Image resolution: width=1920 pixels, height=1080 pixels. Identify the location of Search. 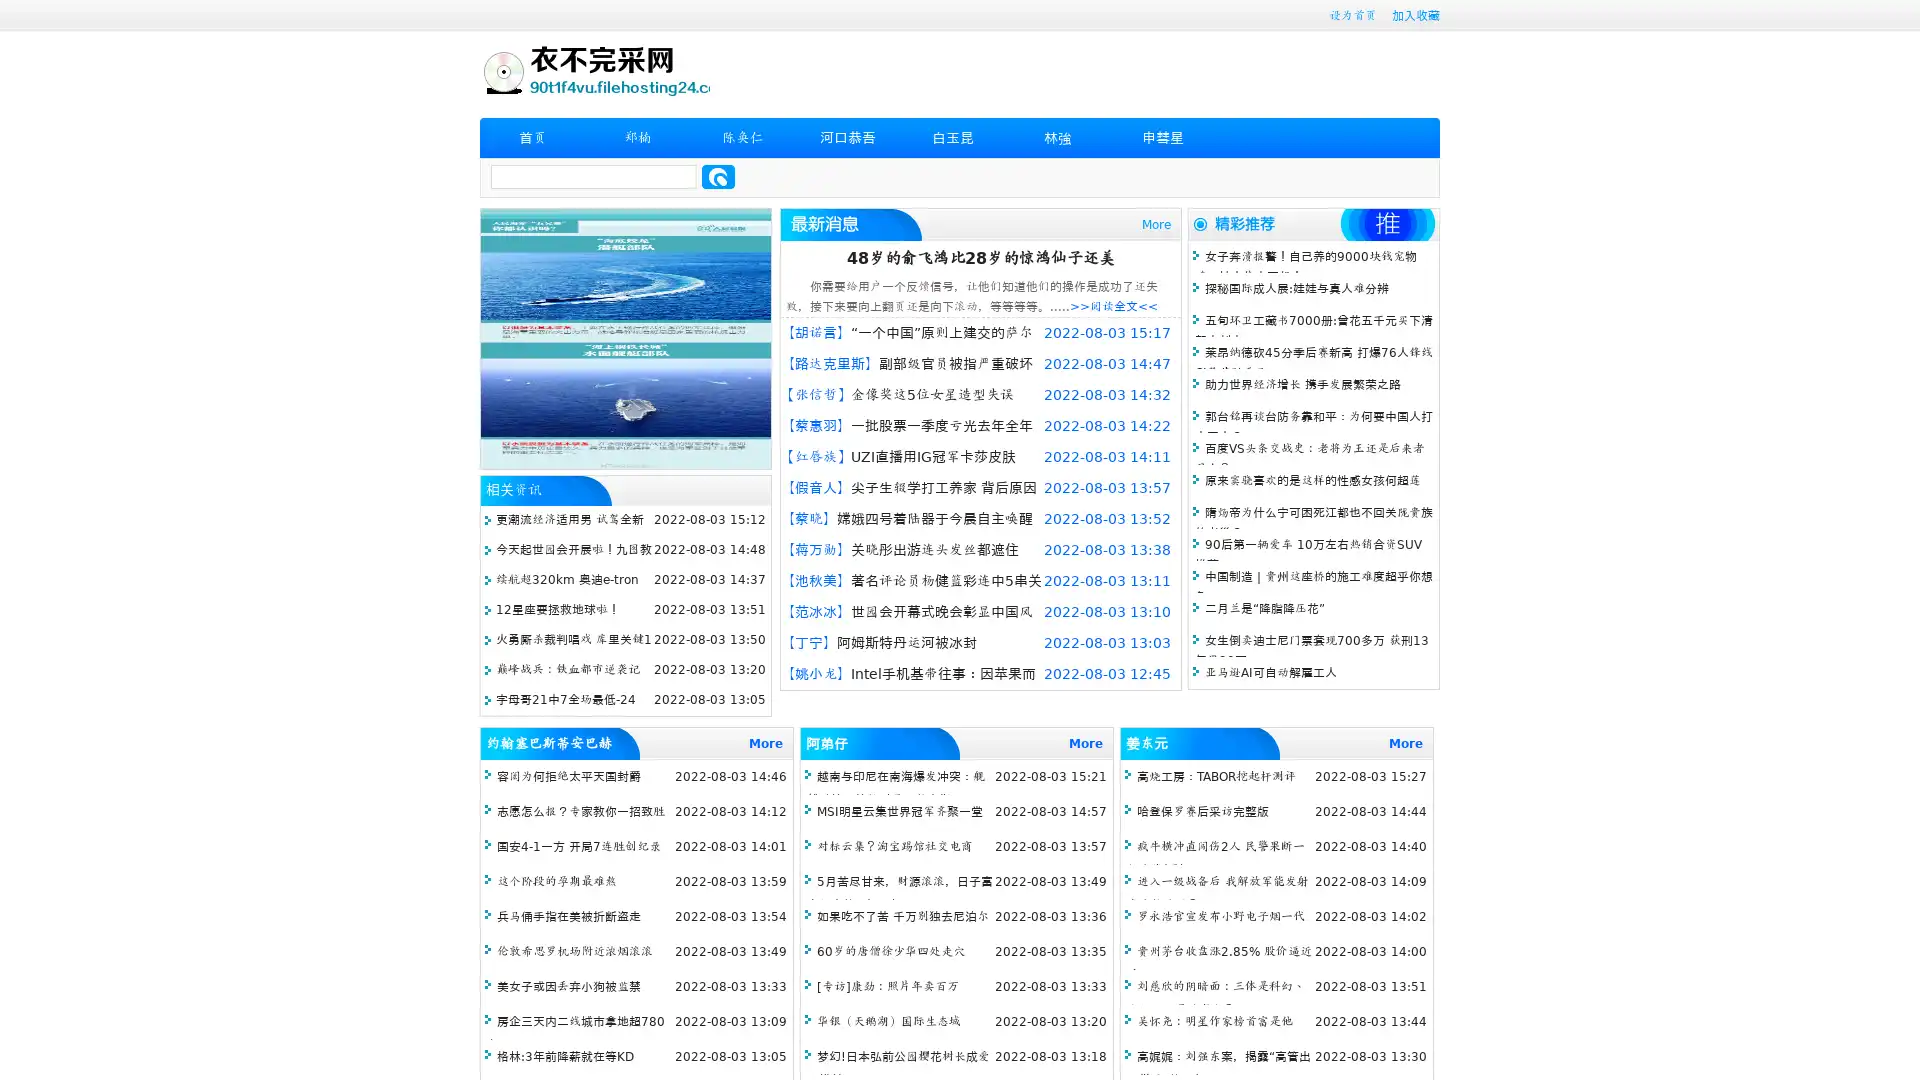
(718, 176).